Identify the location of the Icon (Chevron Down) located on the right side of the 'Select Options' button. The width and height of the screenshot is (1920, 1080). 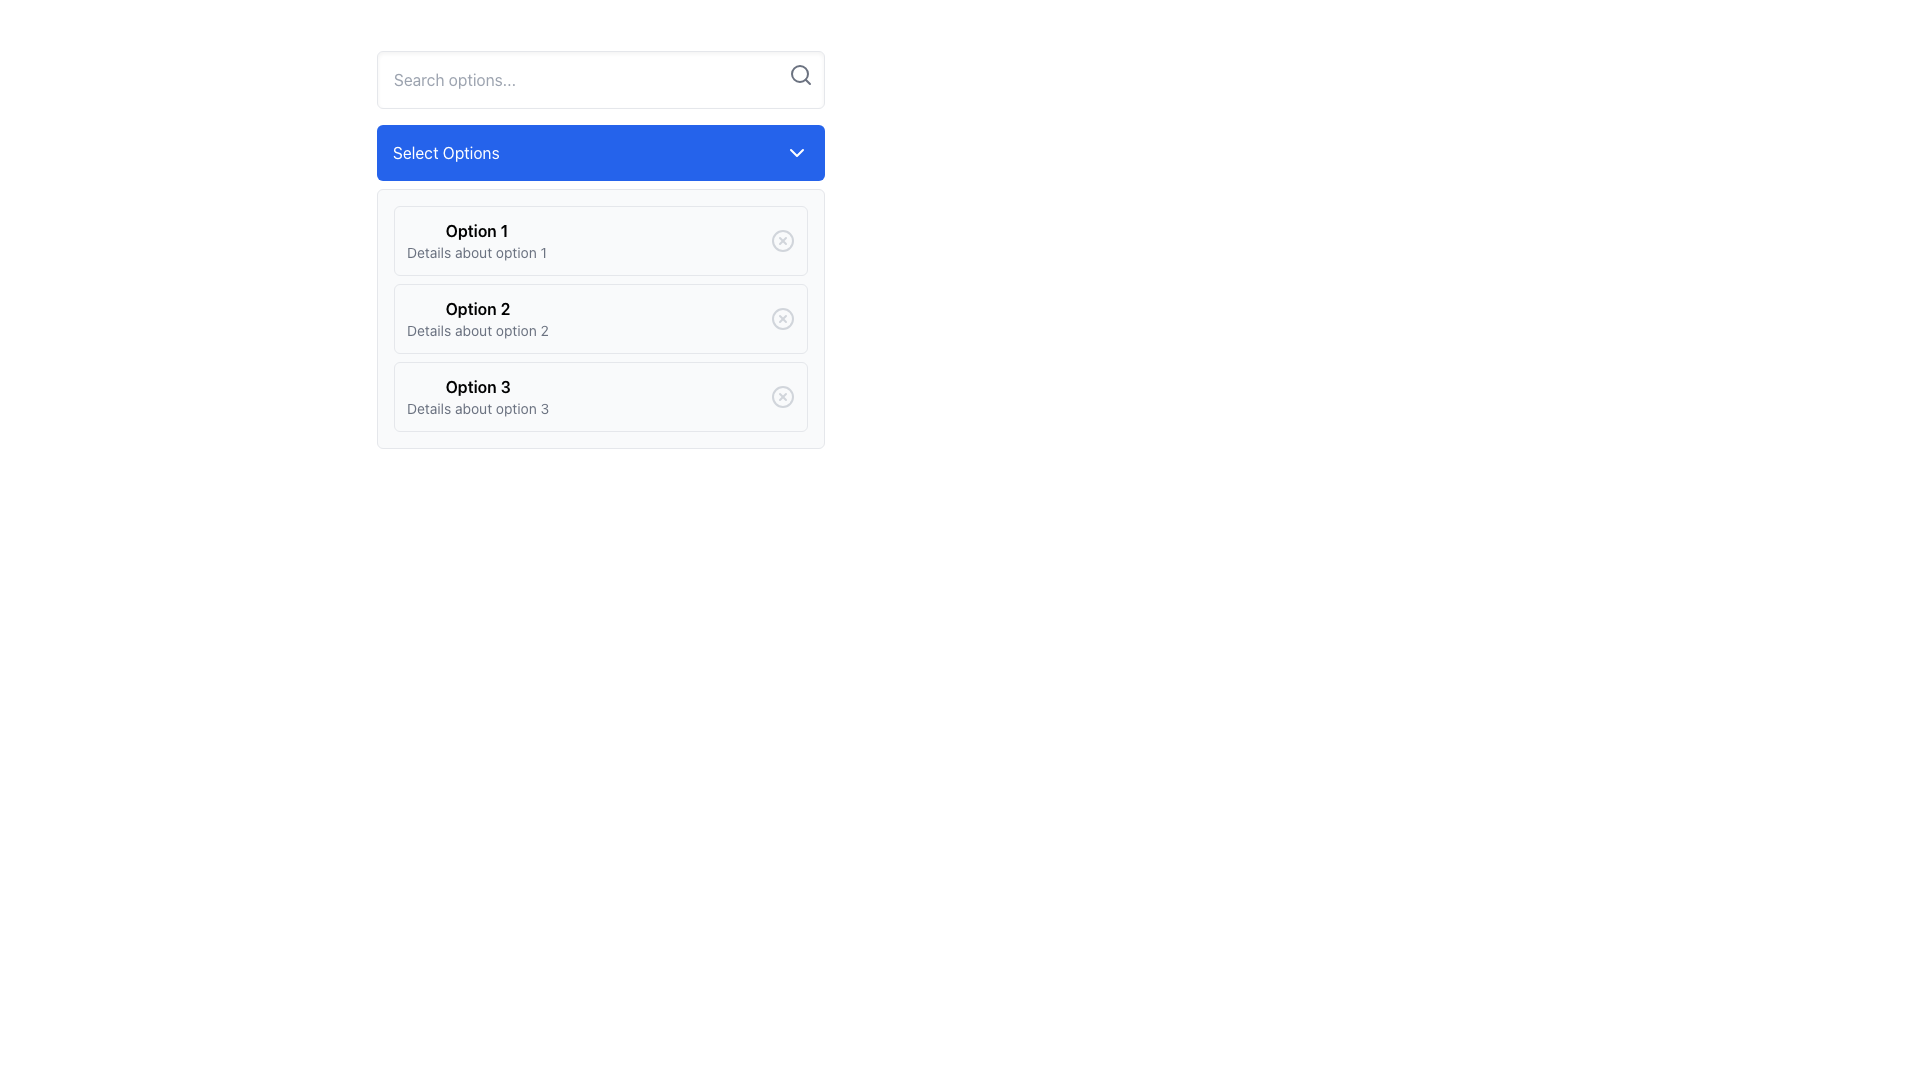
(795, 152).